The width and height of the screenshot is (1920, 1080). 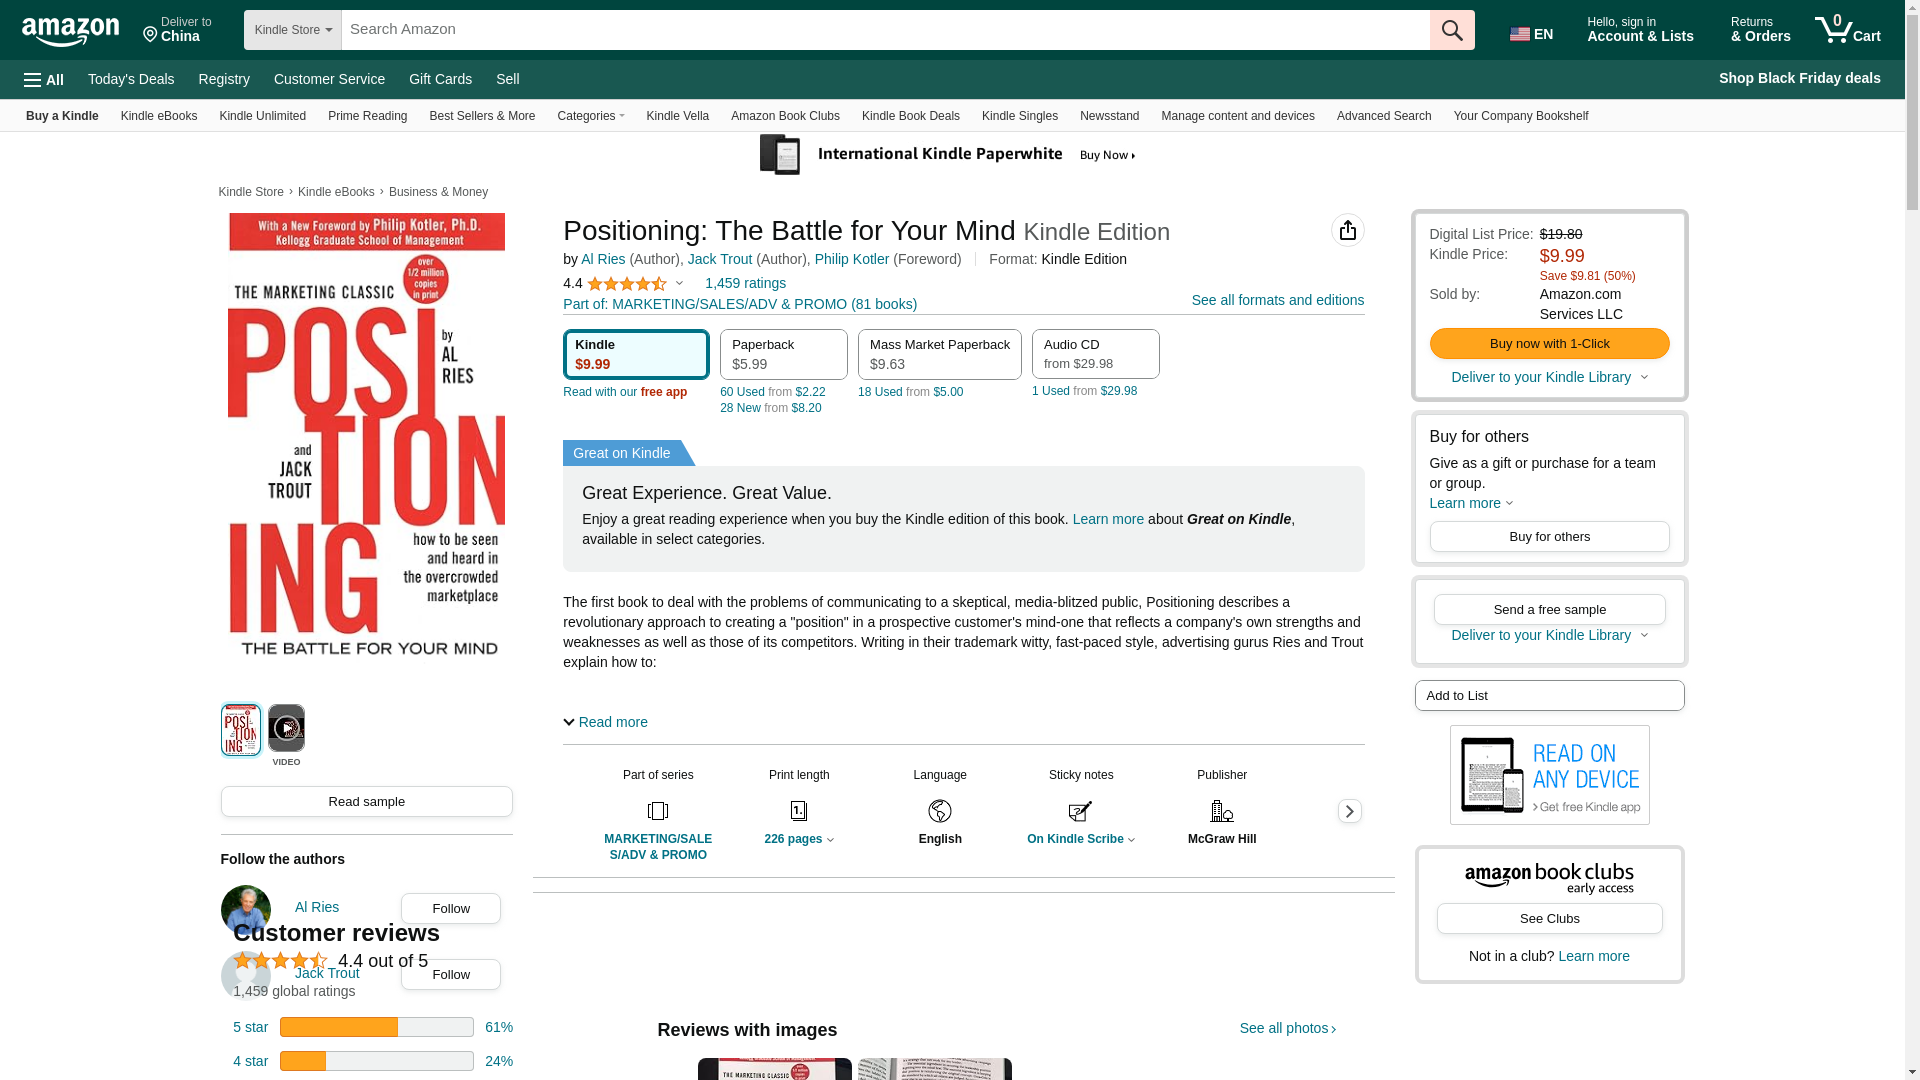 What do you see at coordinates (249, 1059) in the screenshot?
I see `'4 star'` at bounding box center [249, 1059].